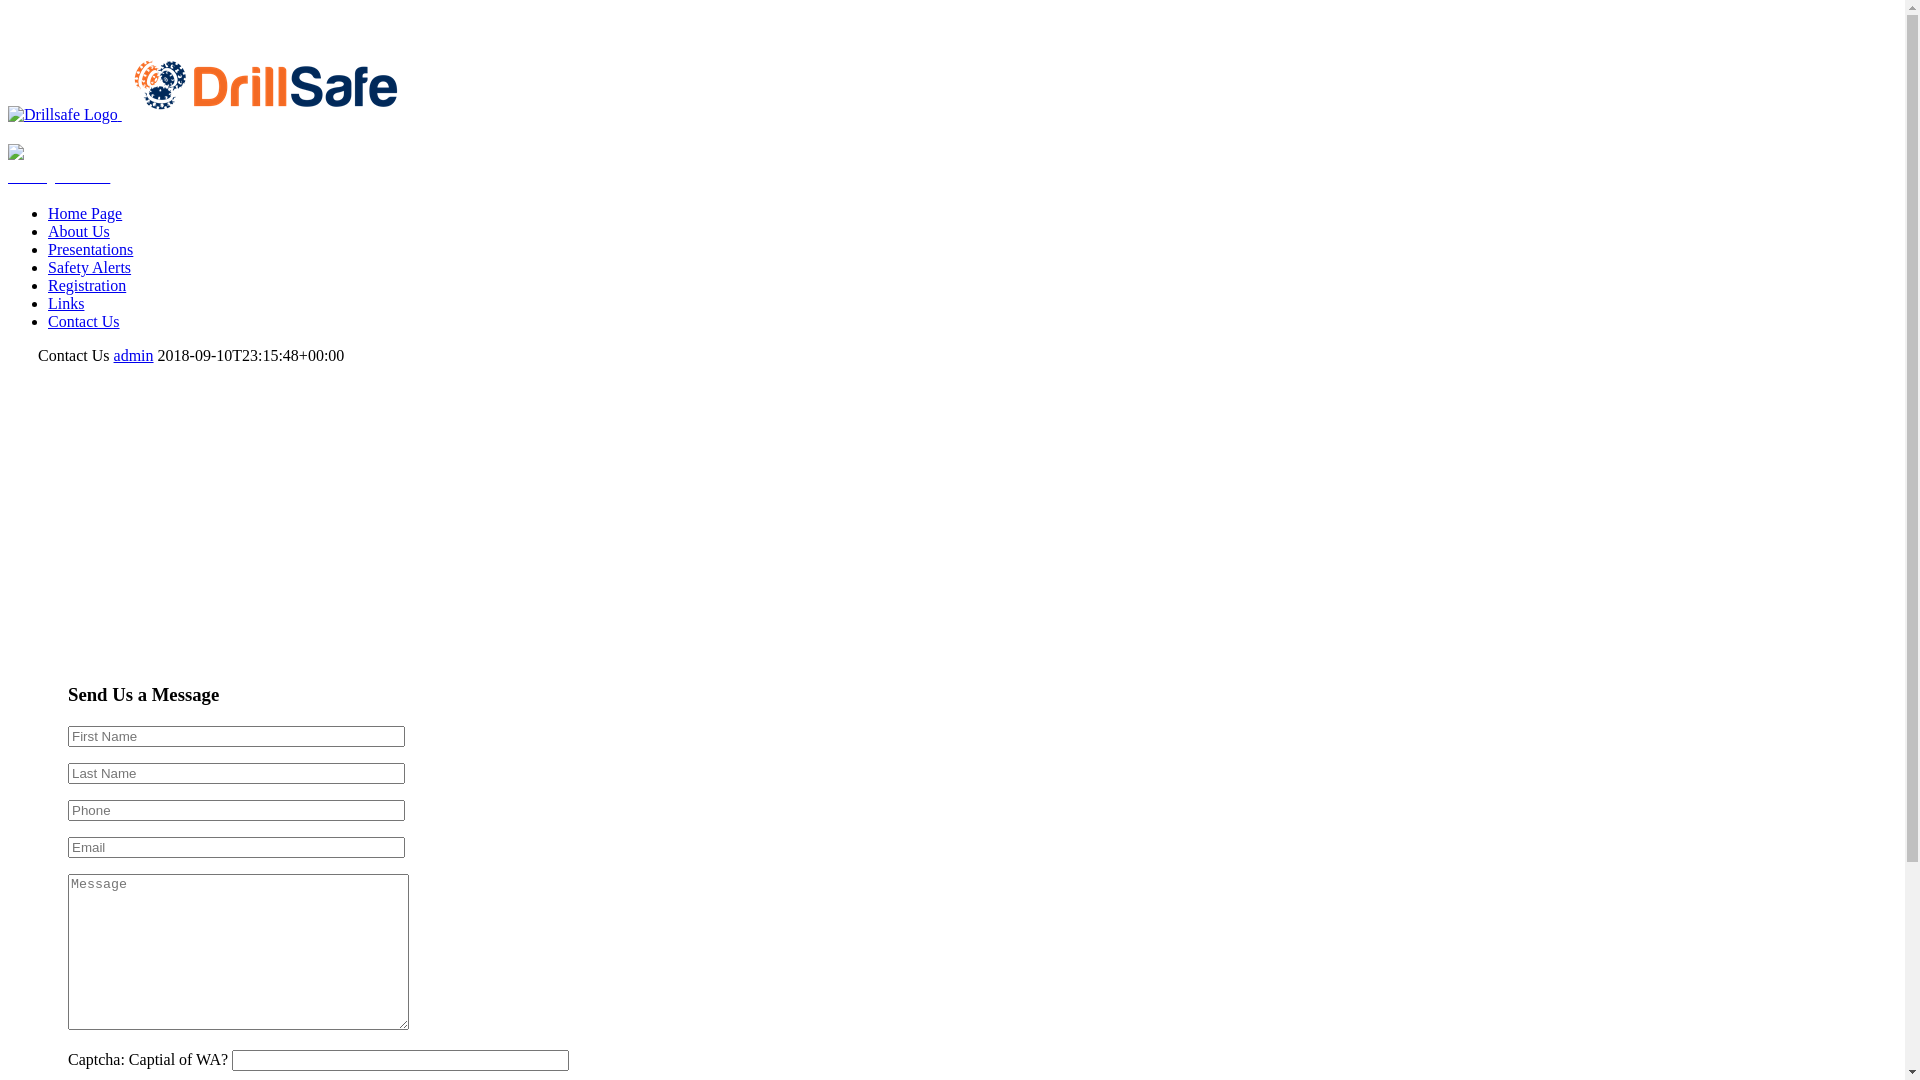  What do you see at coordinates (48, 248) in the screenshot?
I see `'Presentations'` at bounding box center [48, 248].